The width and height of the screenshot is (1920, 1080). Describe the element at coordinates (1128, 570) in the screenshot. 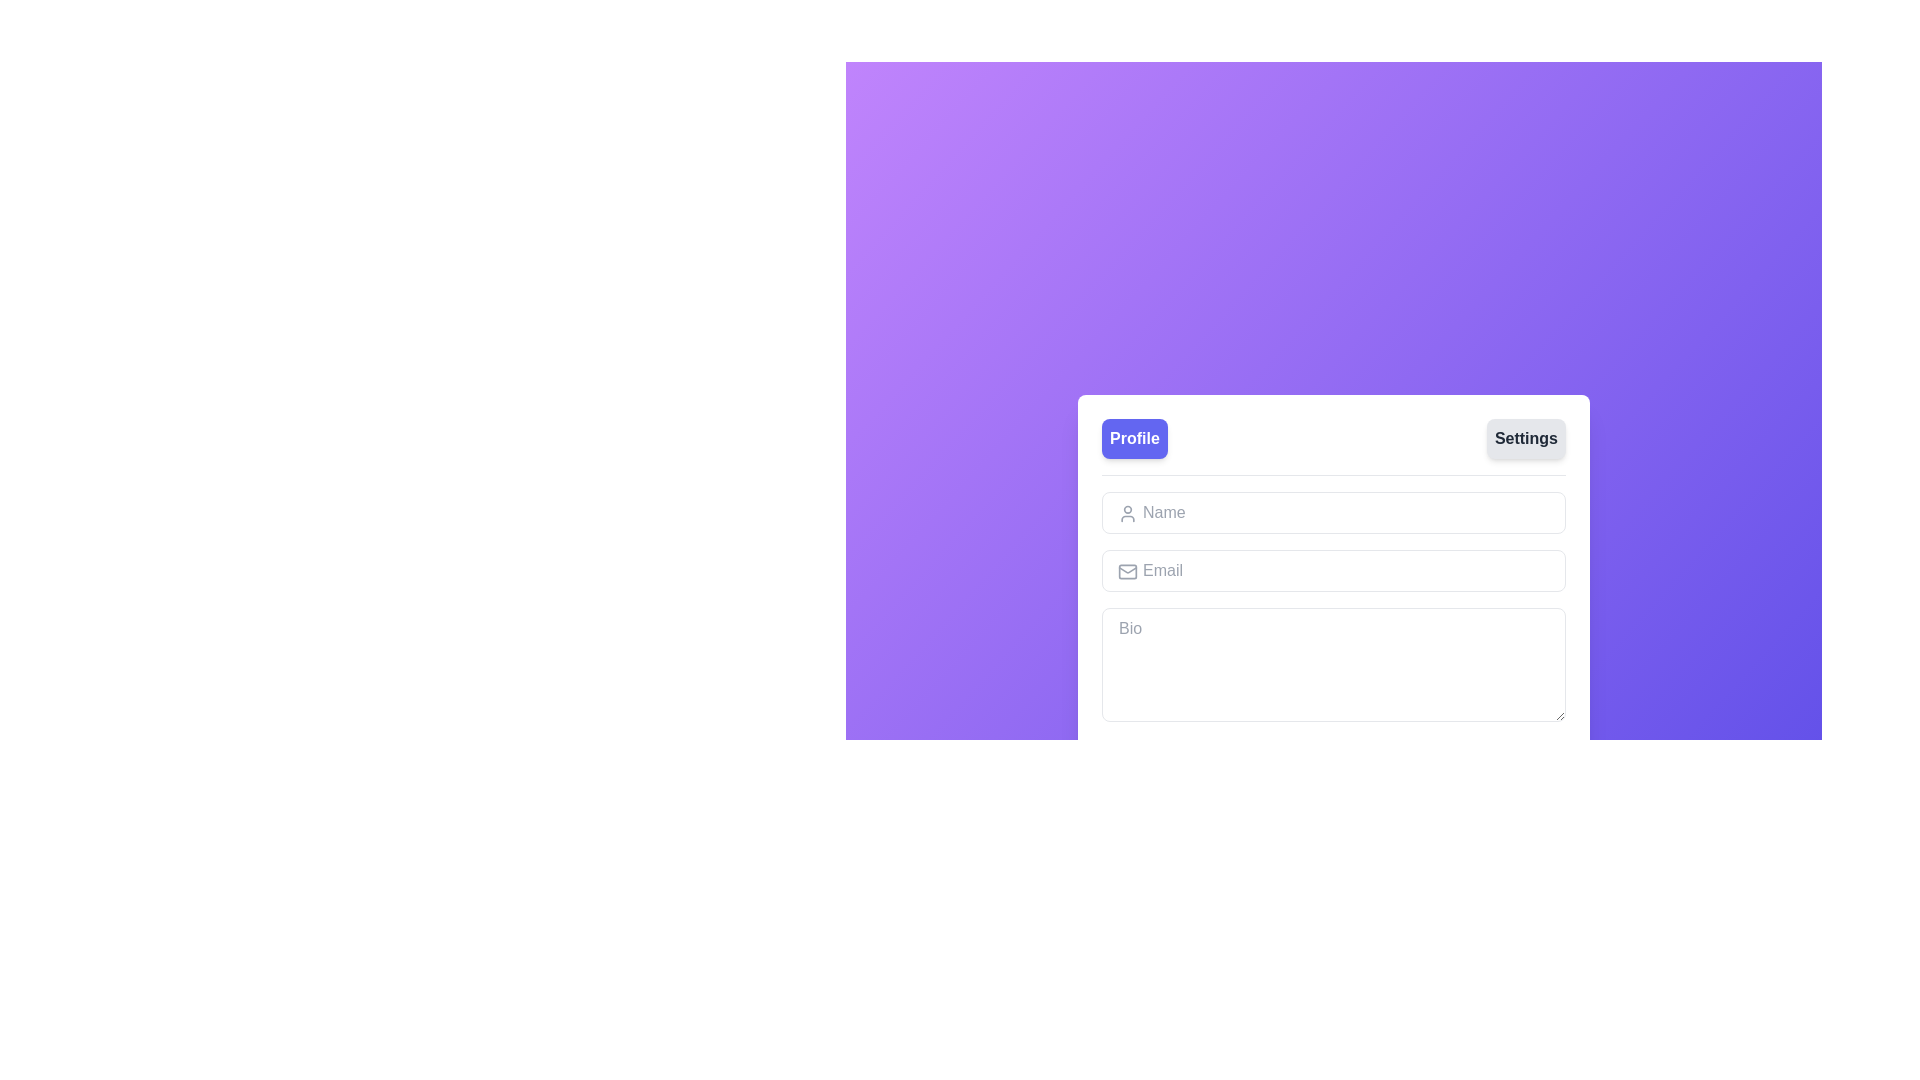

I see `the SVG shape component that visually represents an opened envelope, which is part of a mail icon and is located to the left of the email input field` at that location.